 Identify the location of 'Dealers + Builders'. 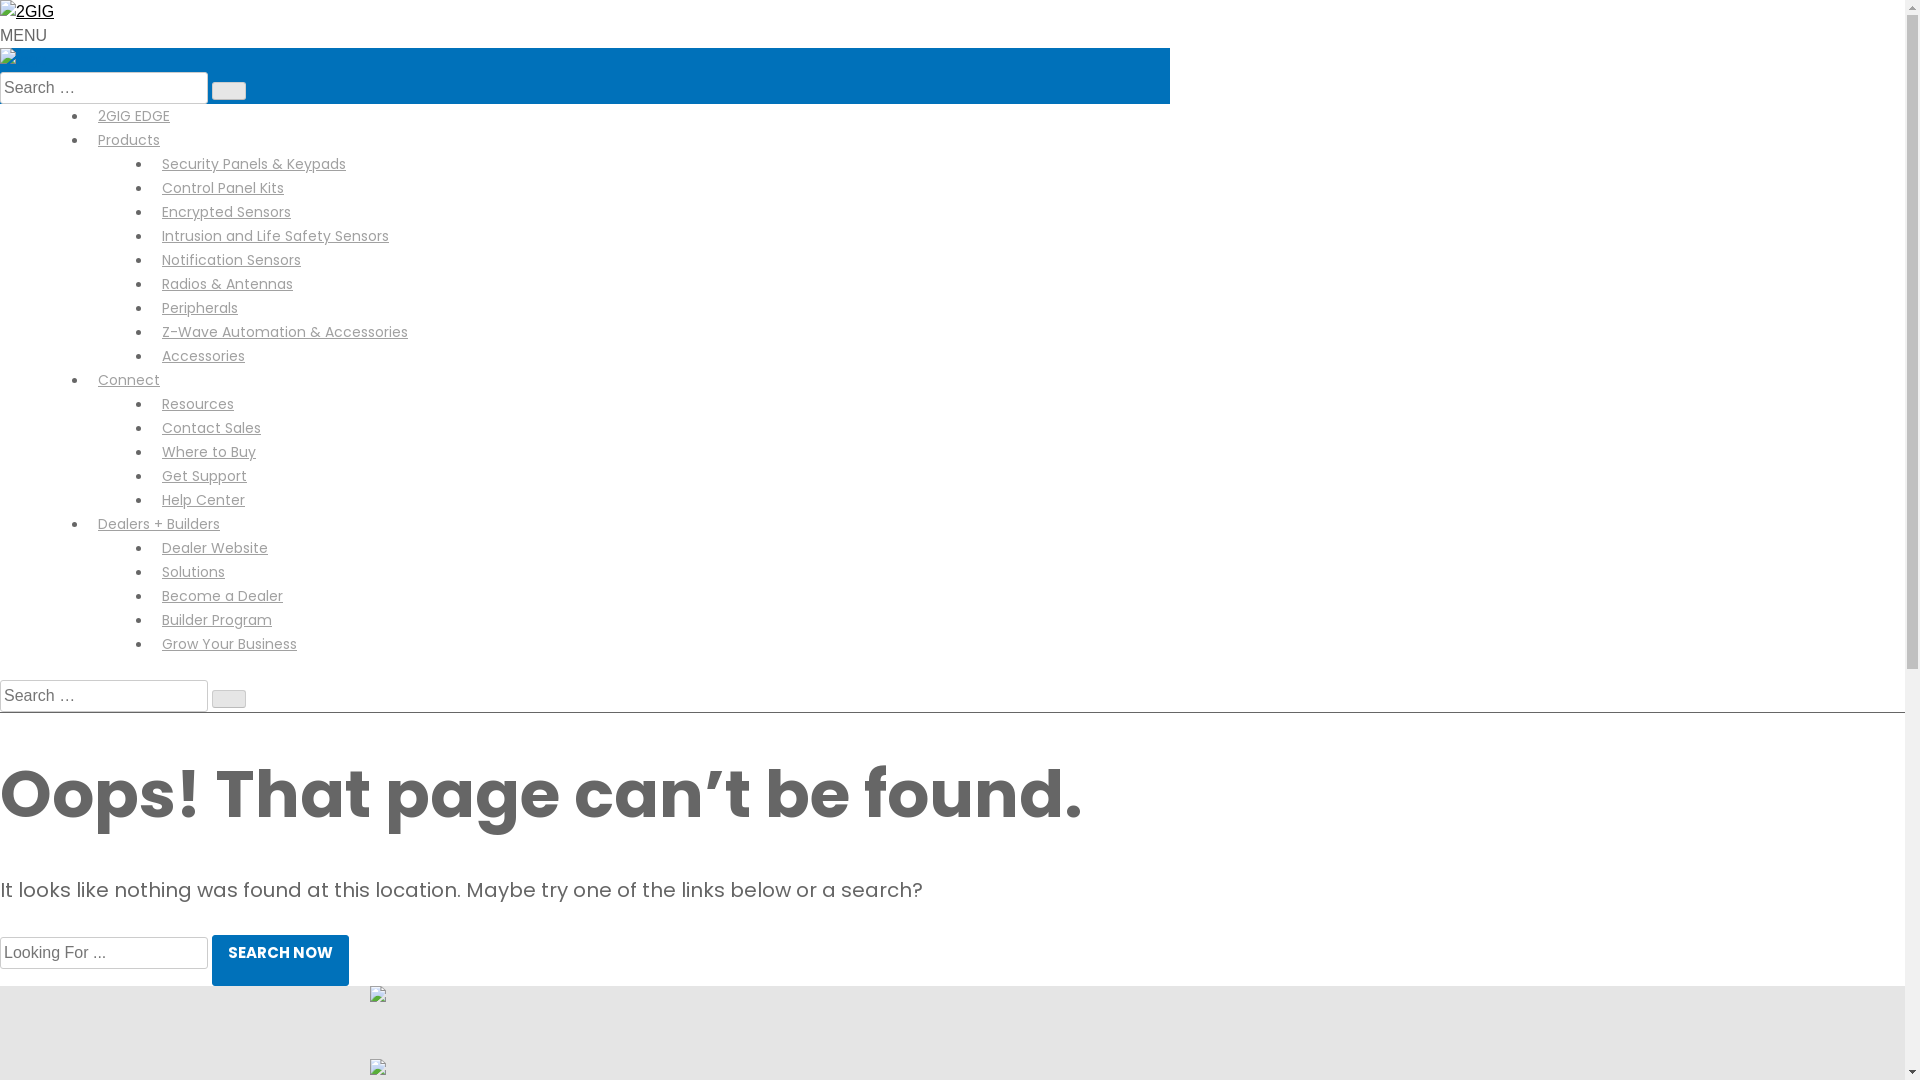
(157, 523).